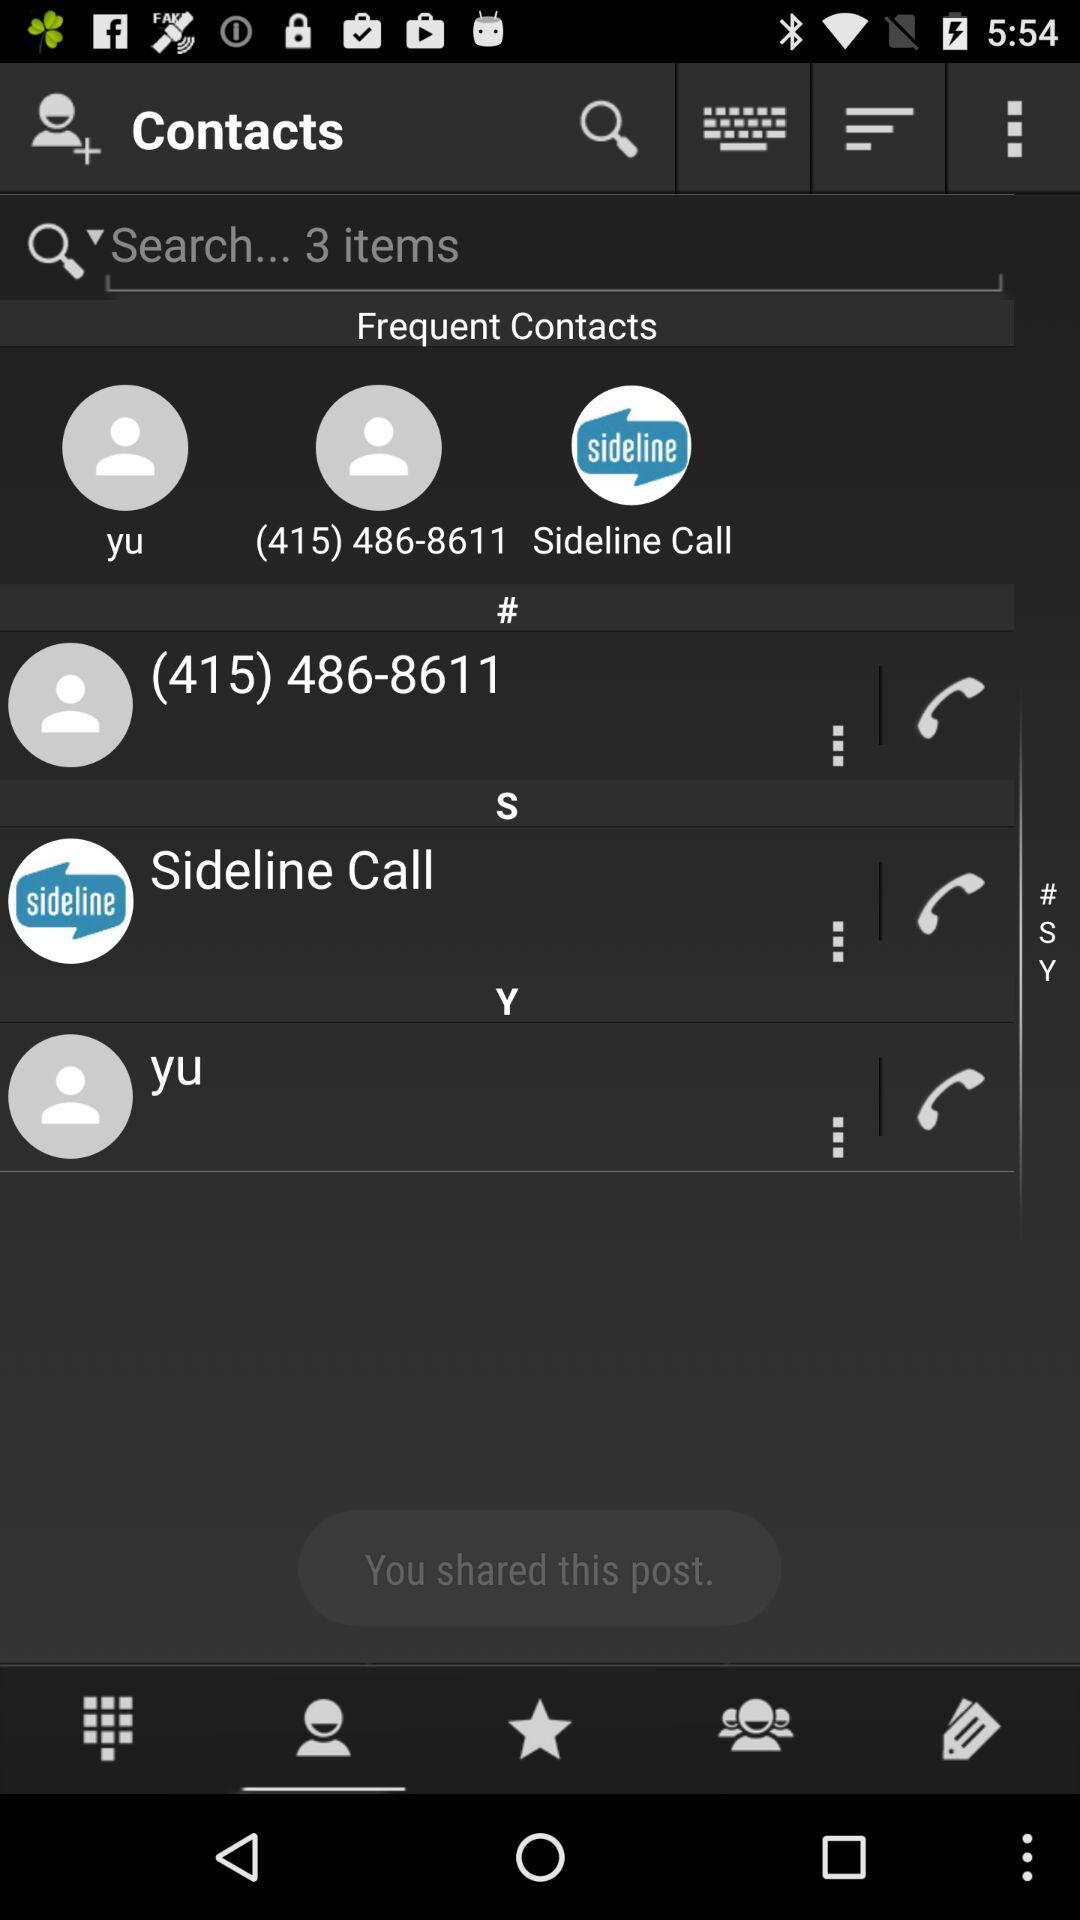 This screenshot has width=1080, height=1920. What do you see at coordinates (756, 1727) in the screenshot?
I see `open contacts` at bounding box center [756, 1727].